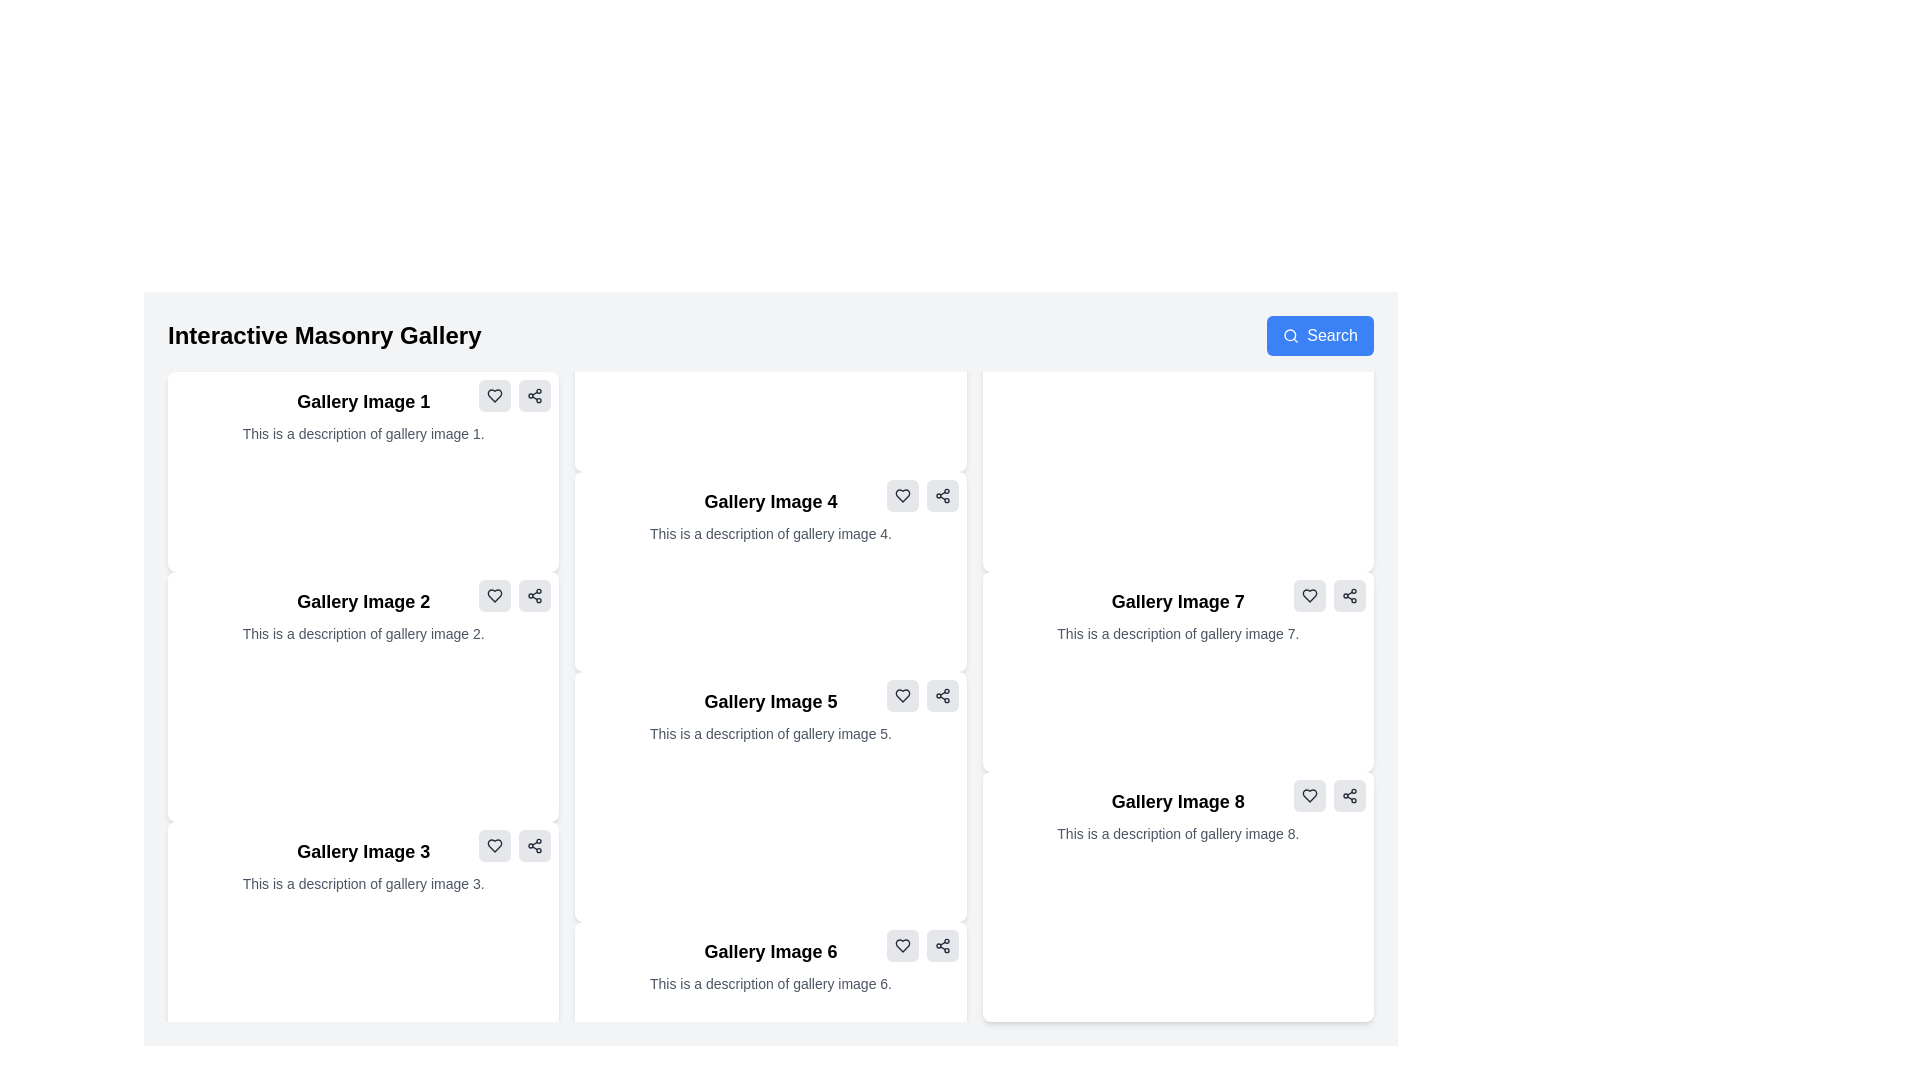  I want to click on the text block titled 'Gallery Image 4', which features a large bold title and a smaller muted gray description underneath, located in the central column of the gallery grid, so click(770, 515).